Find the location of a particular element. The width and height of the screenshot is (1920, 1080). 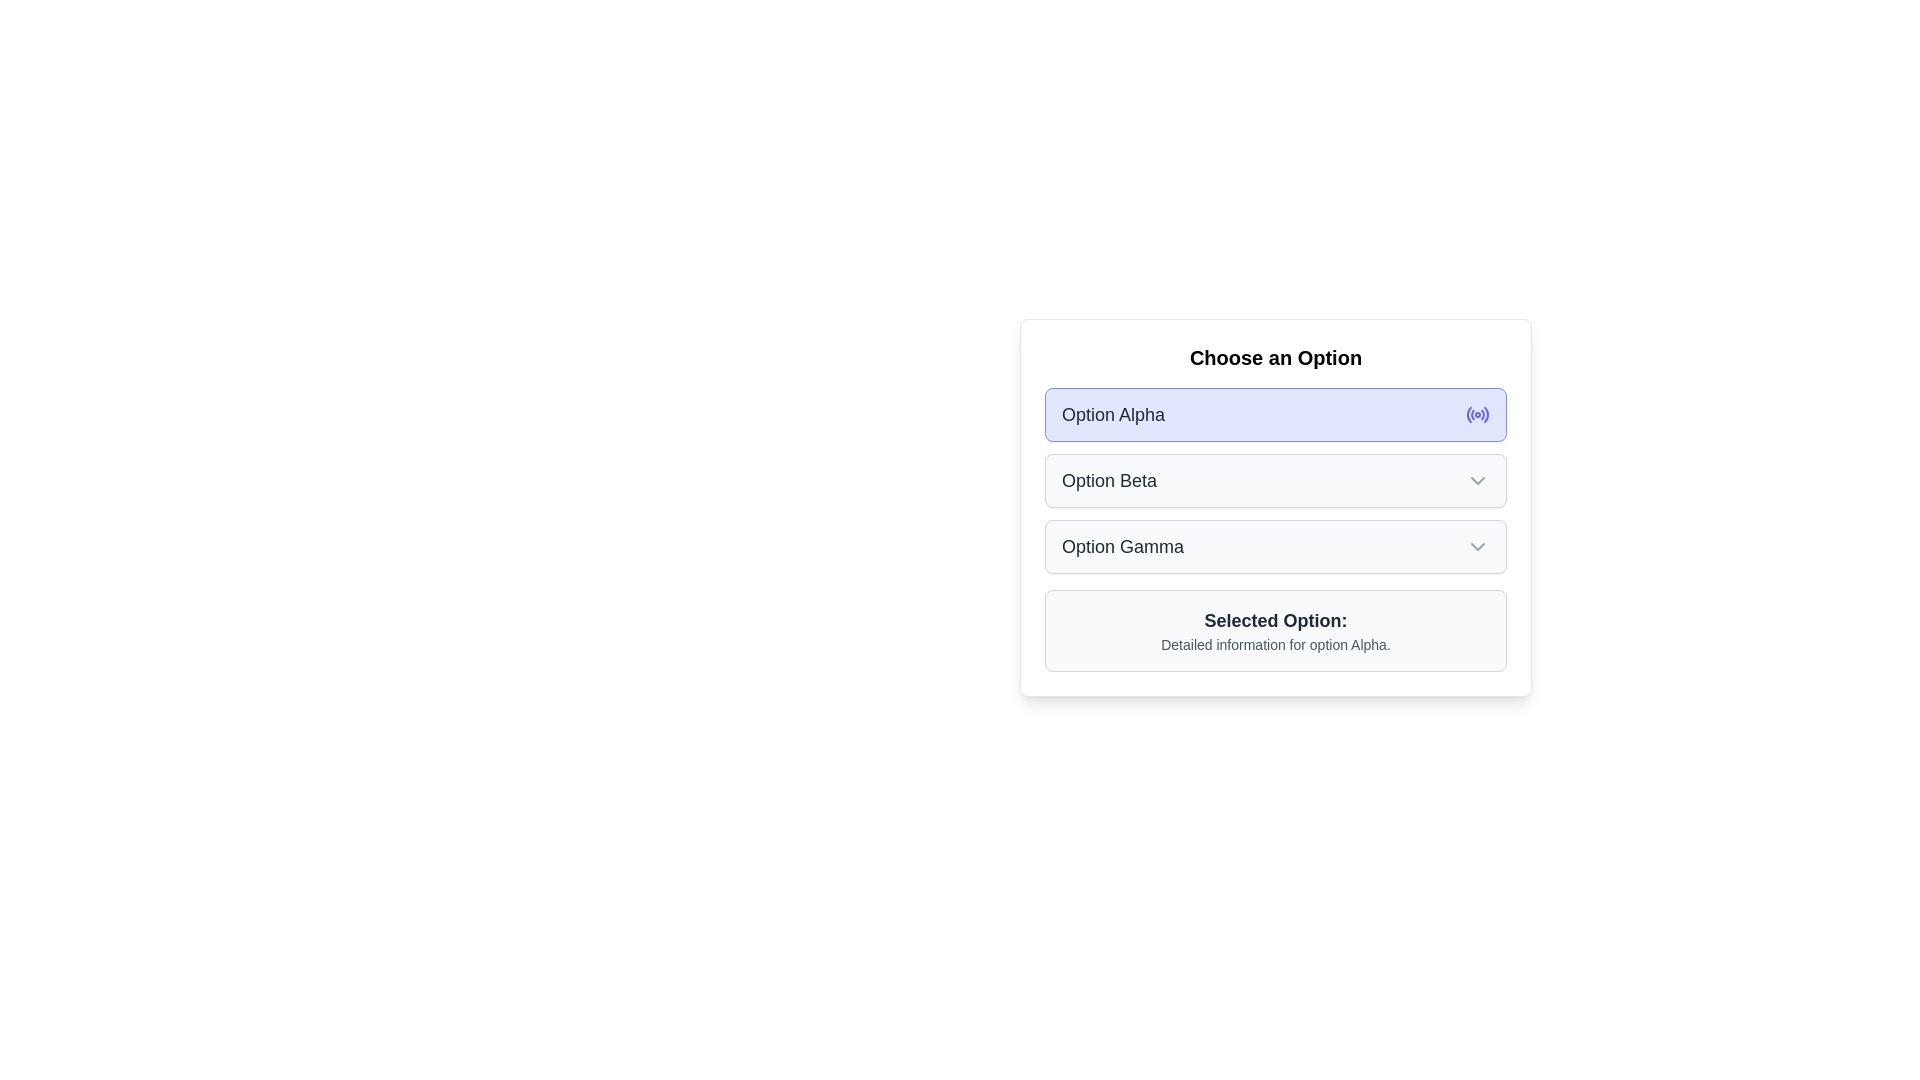

the centered text heading that reads 'Choose an Option', which is styled with a bold appearance and extra-large font size, located at the upper section of a card layout is located at coordinates (1275, 357).